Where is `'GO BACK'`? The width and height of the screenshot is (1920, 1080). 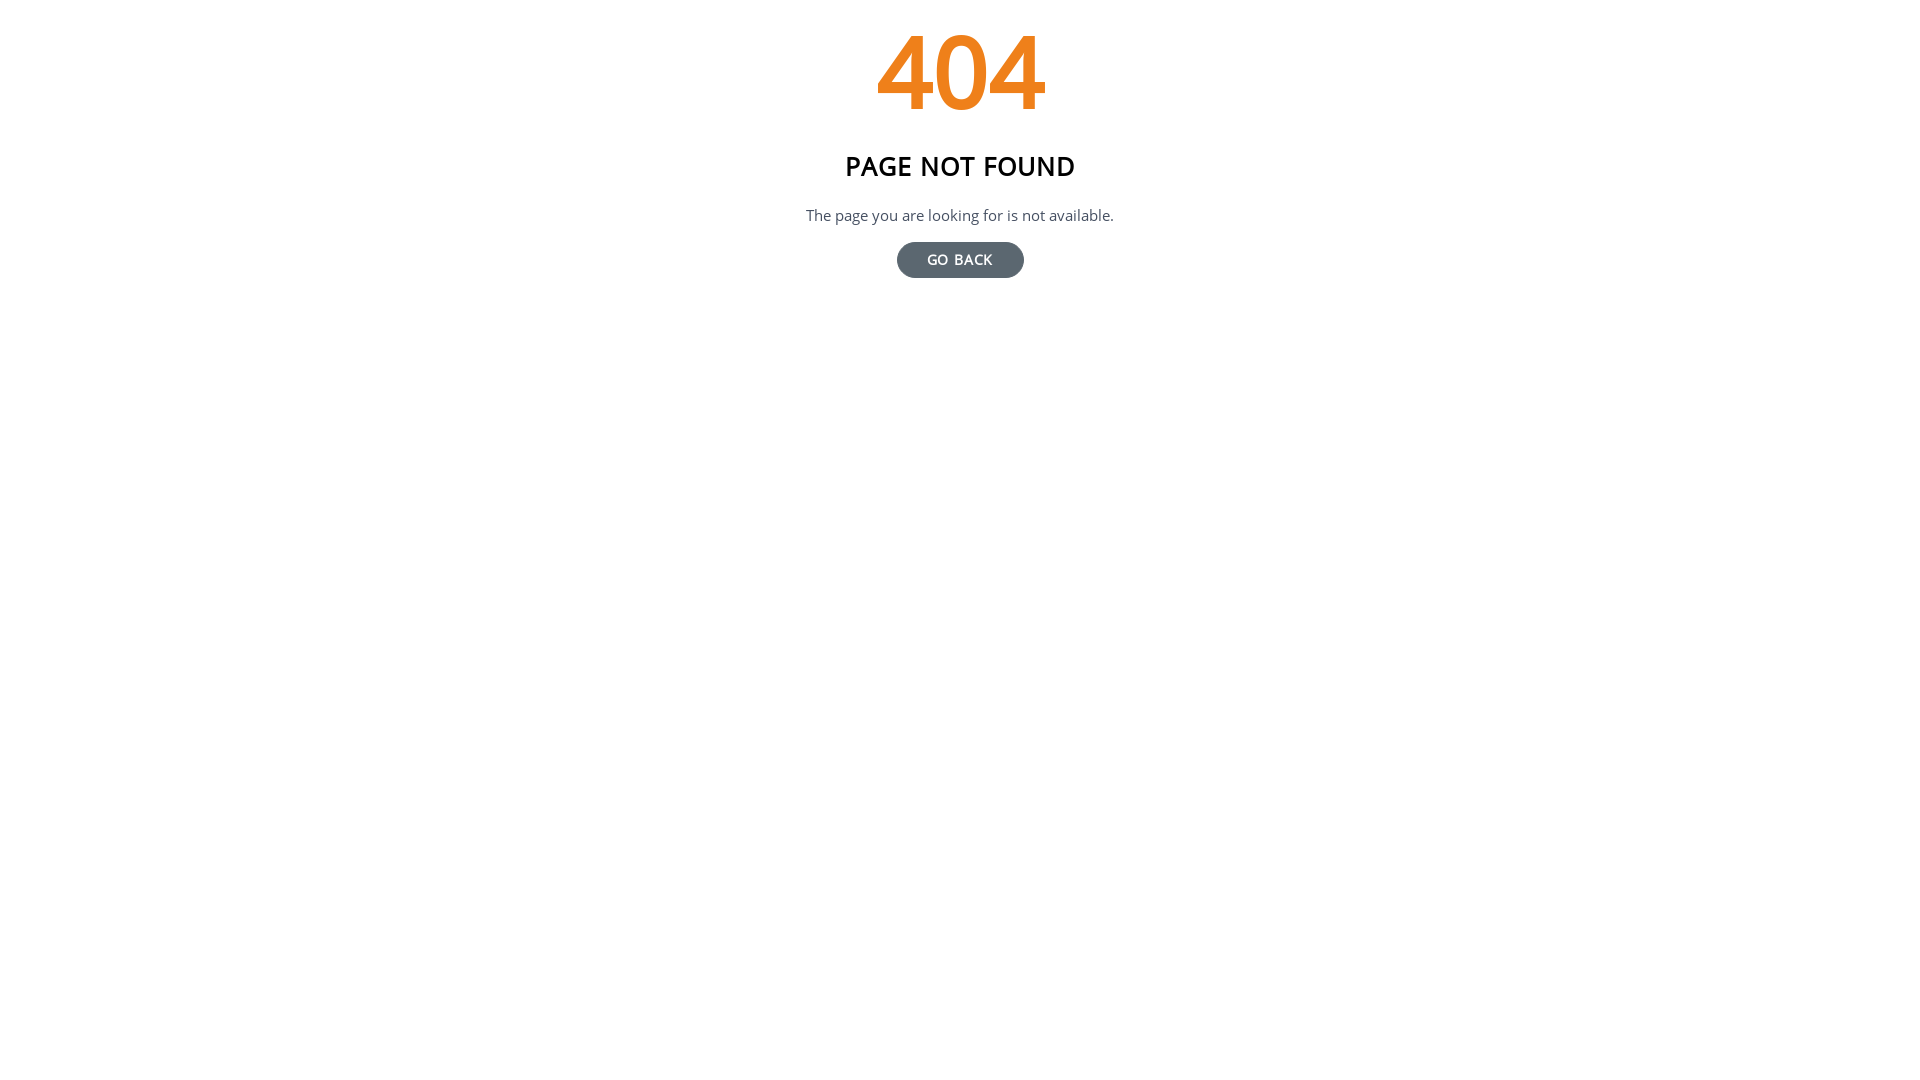
'GO BACK' is located at coordinates (960, 258).